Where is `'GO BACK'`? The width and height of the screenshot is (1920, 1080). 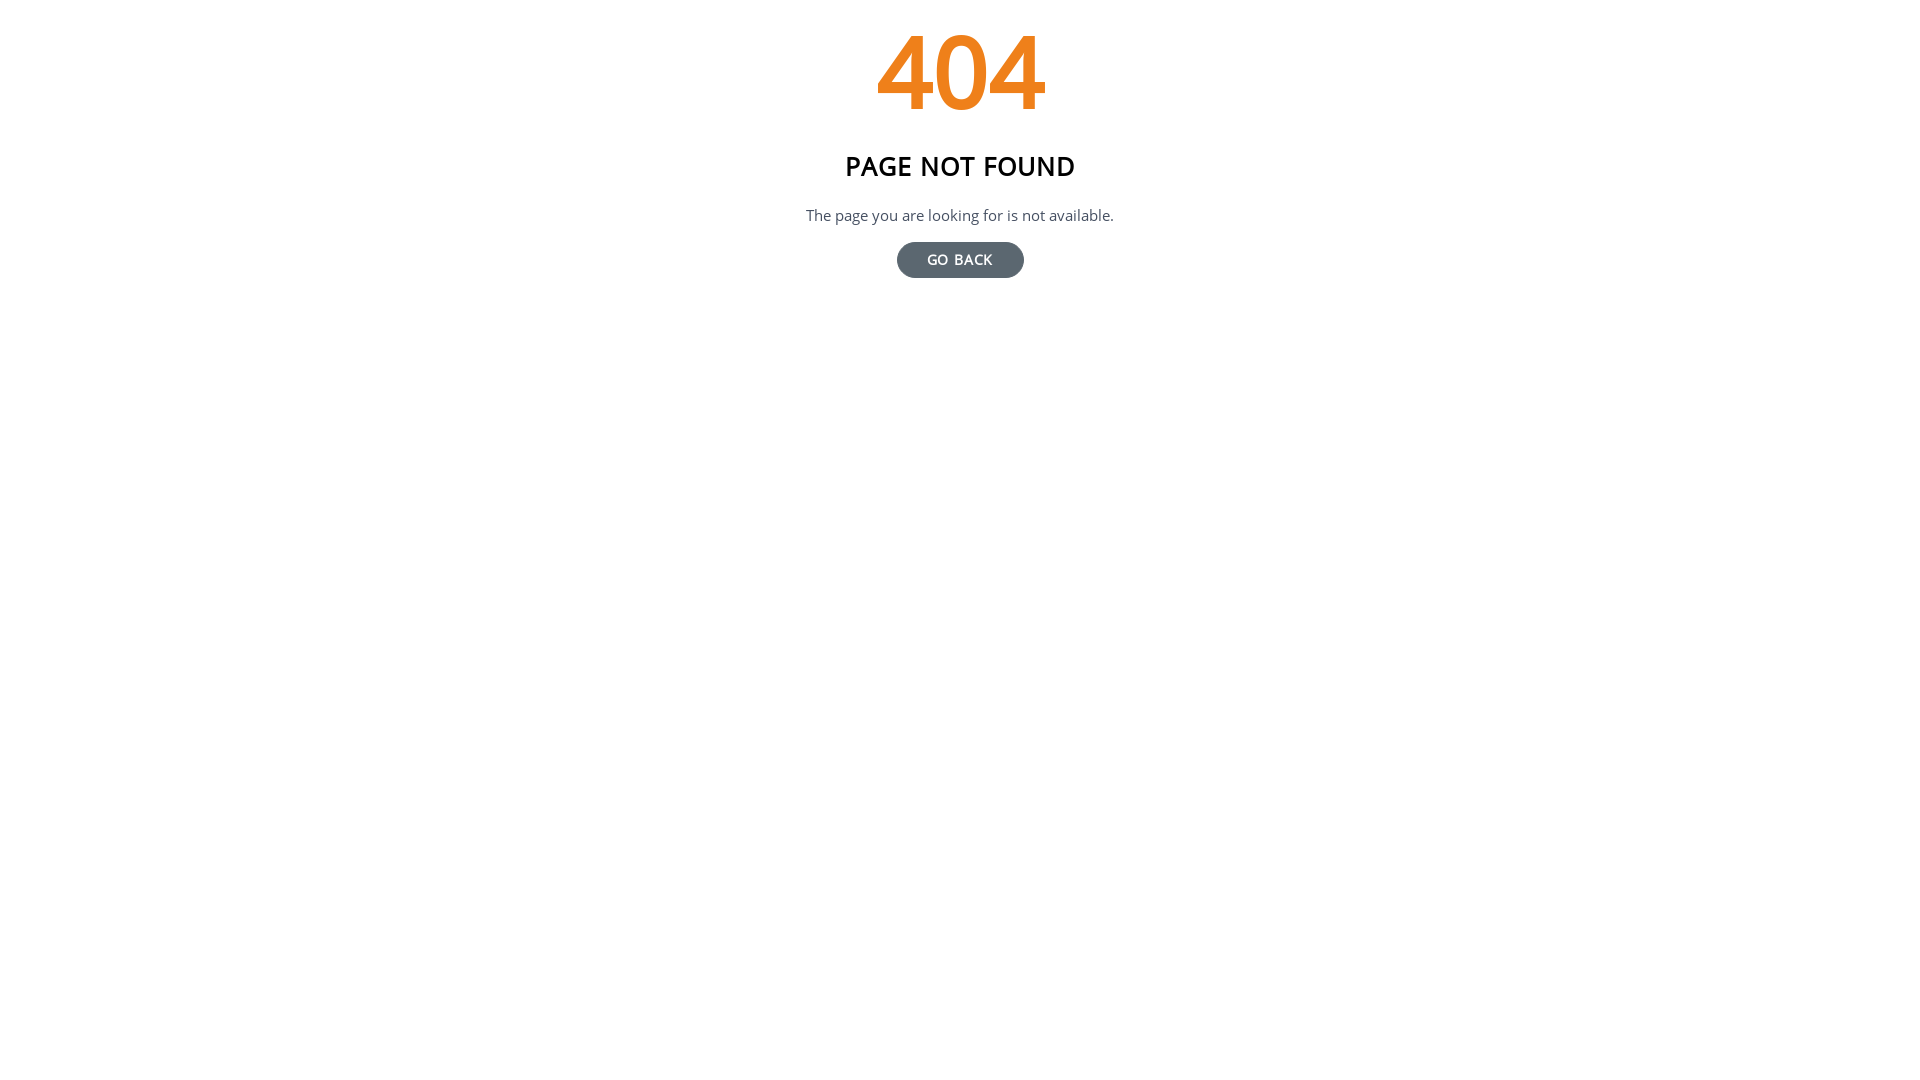
'GO BACK' is located at coordinates (960, 258).